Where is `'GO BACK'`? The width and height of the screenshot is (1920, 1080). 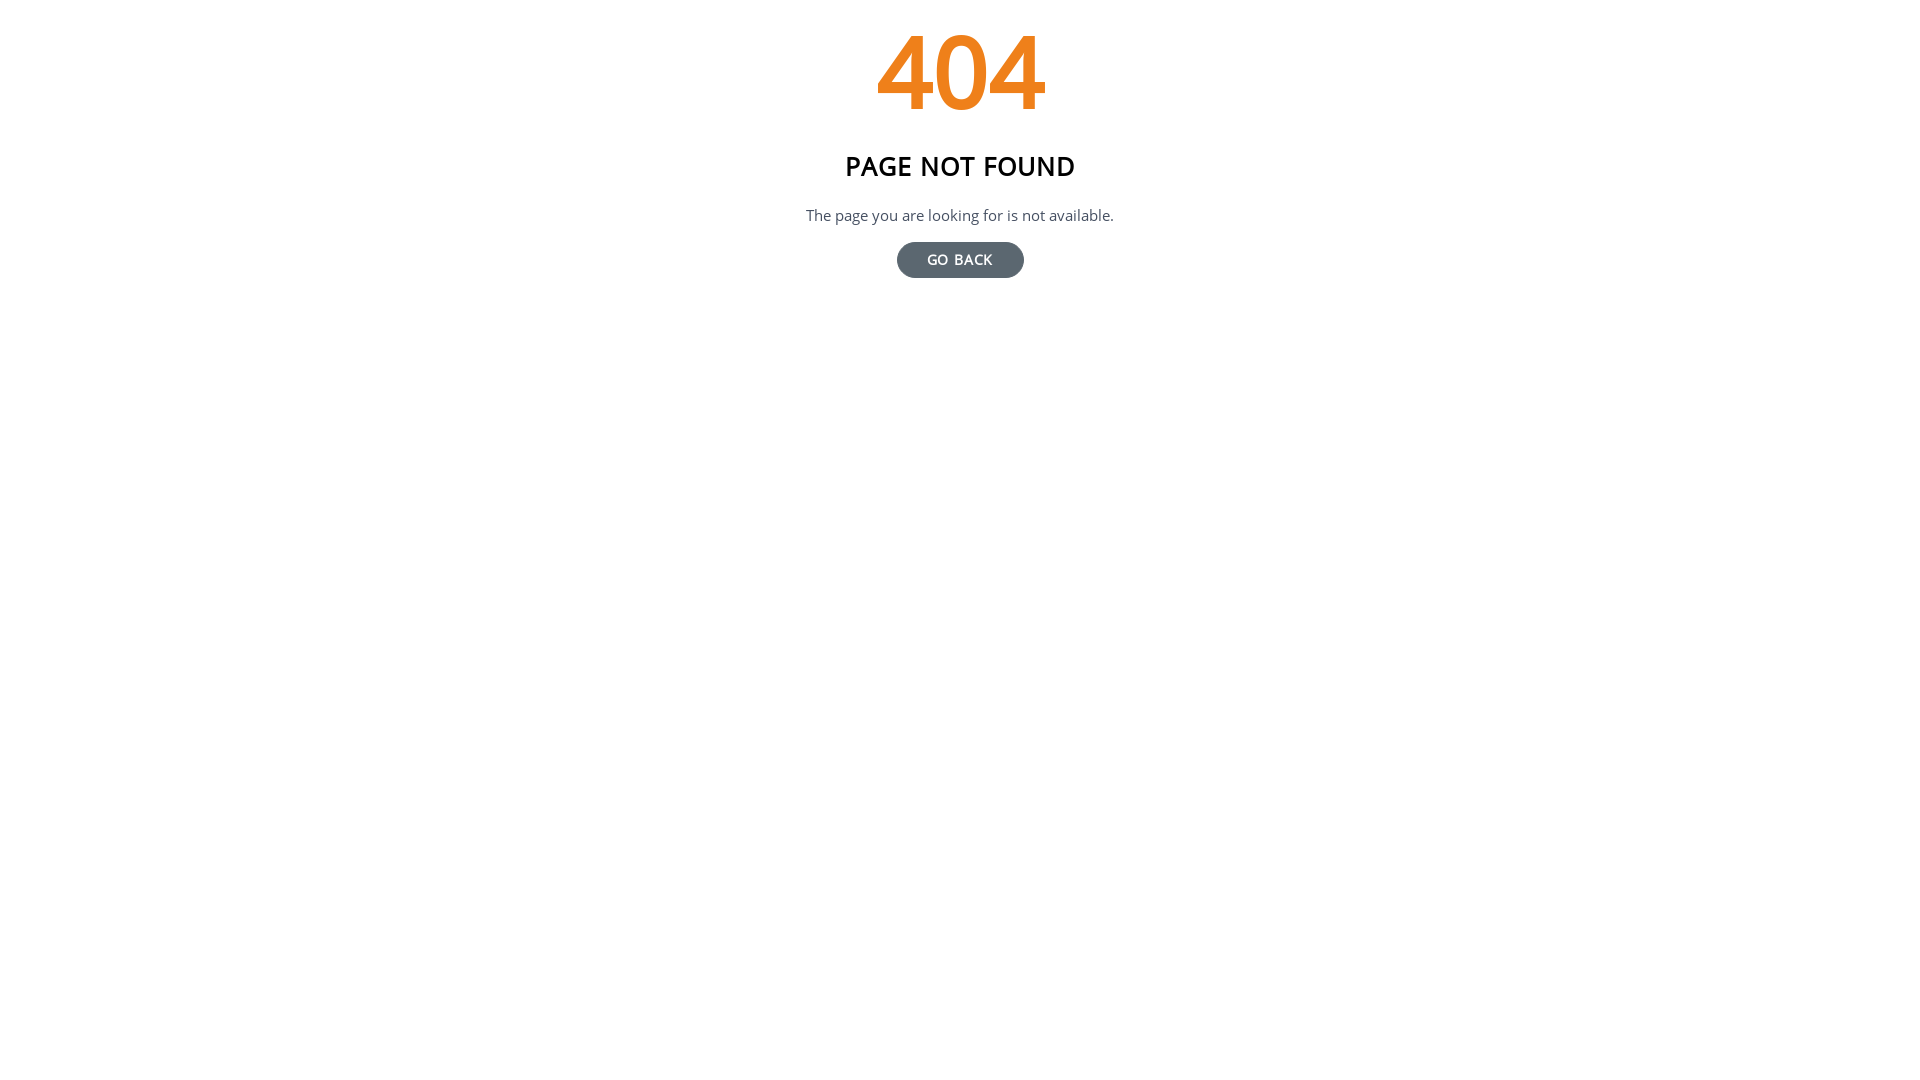
'GO BACK' is located at coordinates (960, 258).